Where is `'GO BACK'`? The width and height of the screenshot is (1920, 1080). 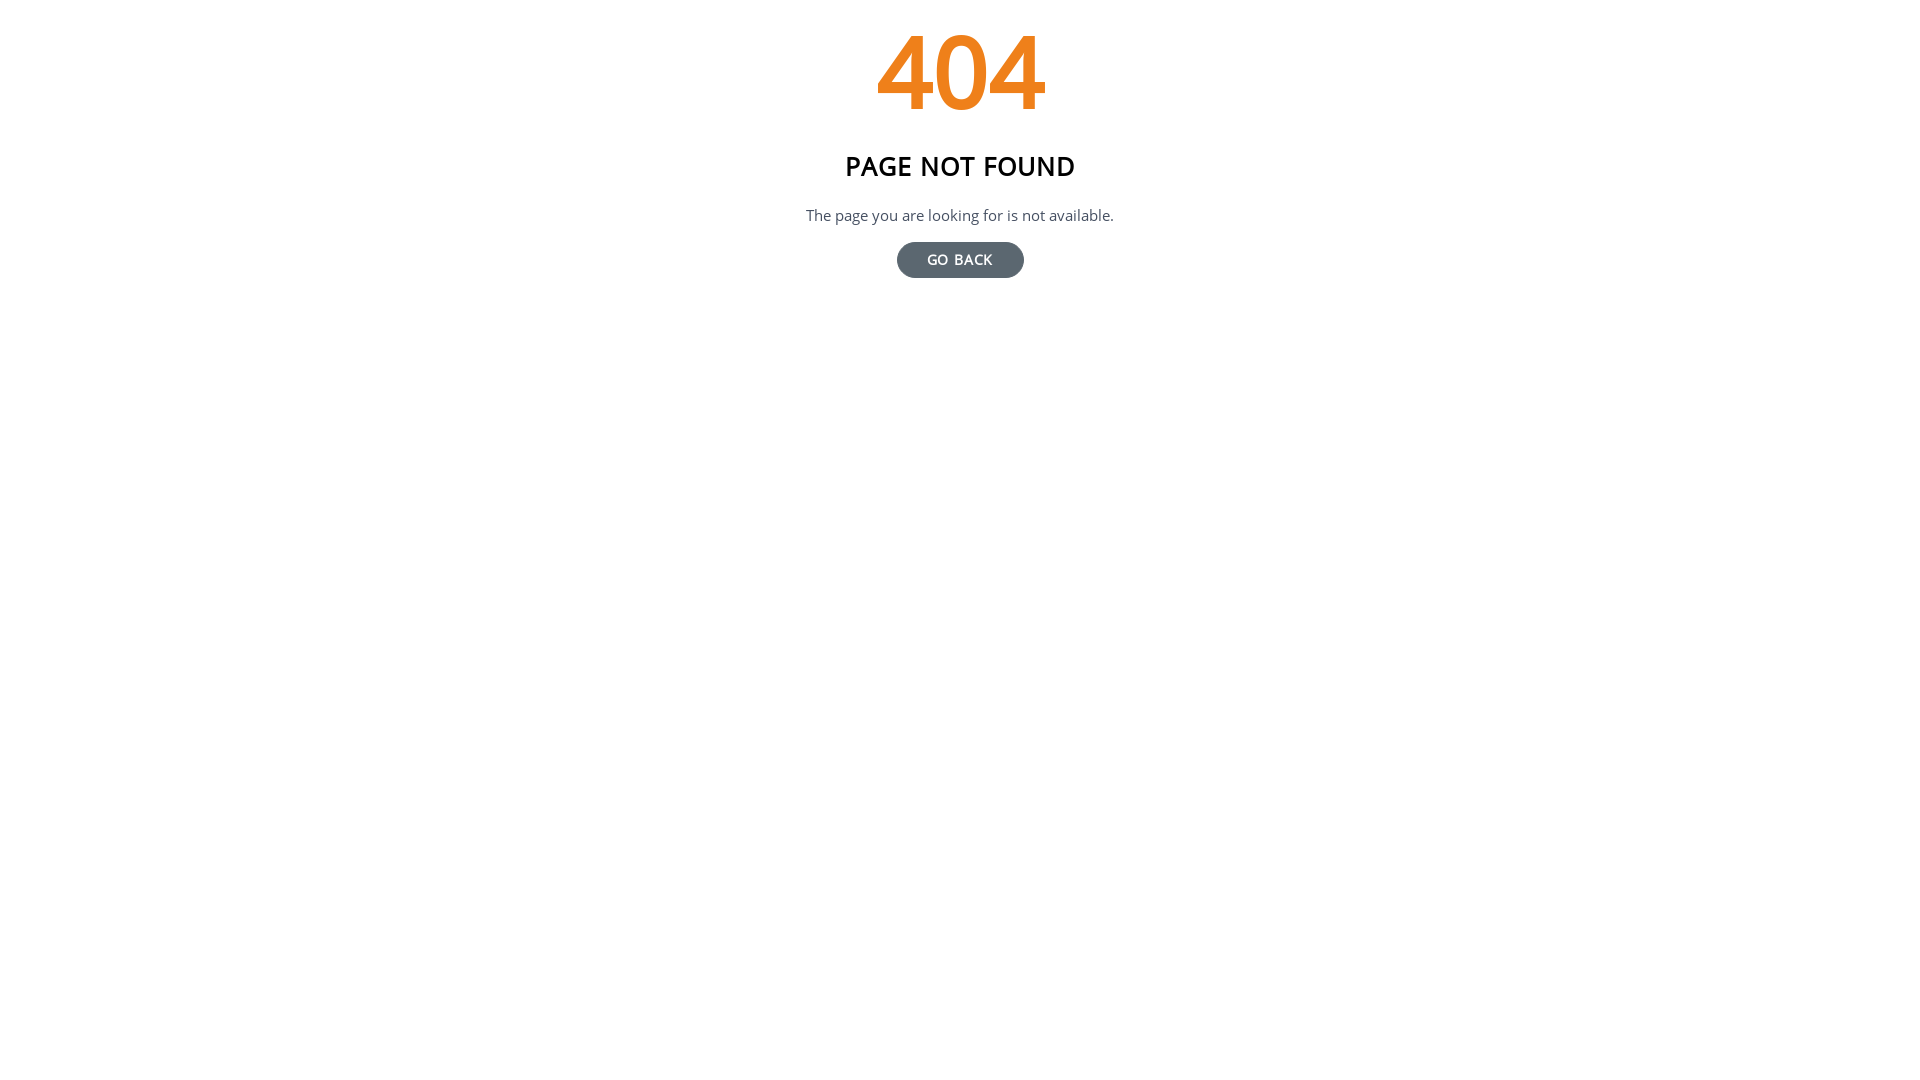
'GO BACK' is located at coordinates (960, 258).